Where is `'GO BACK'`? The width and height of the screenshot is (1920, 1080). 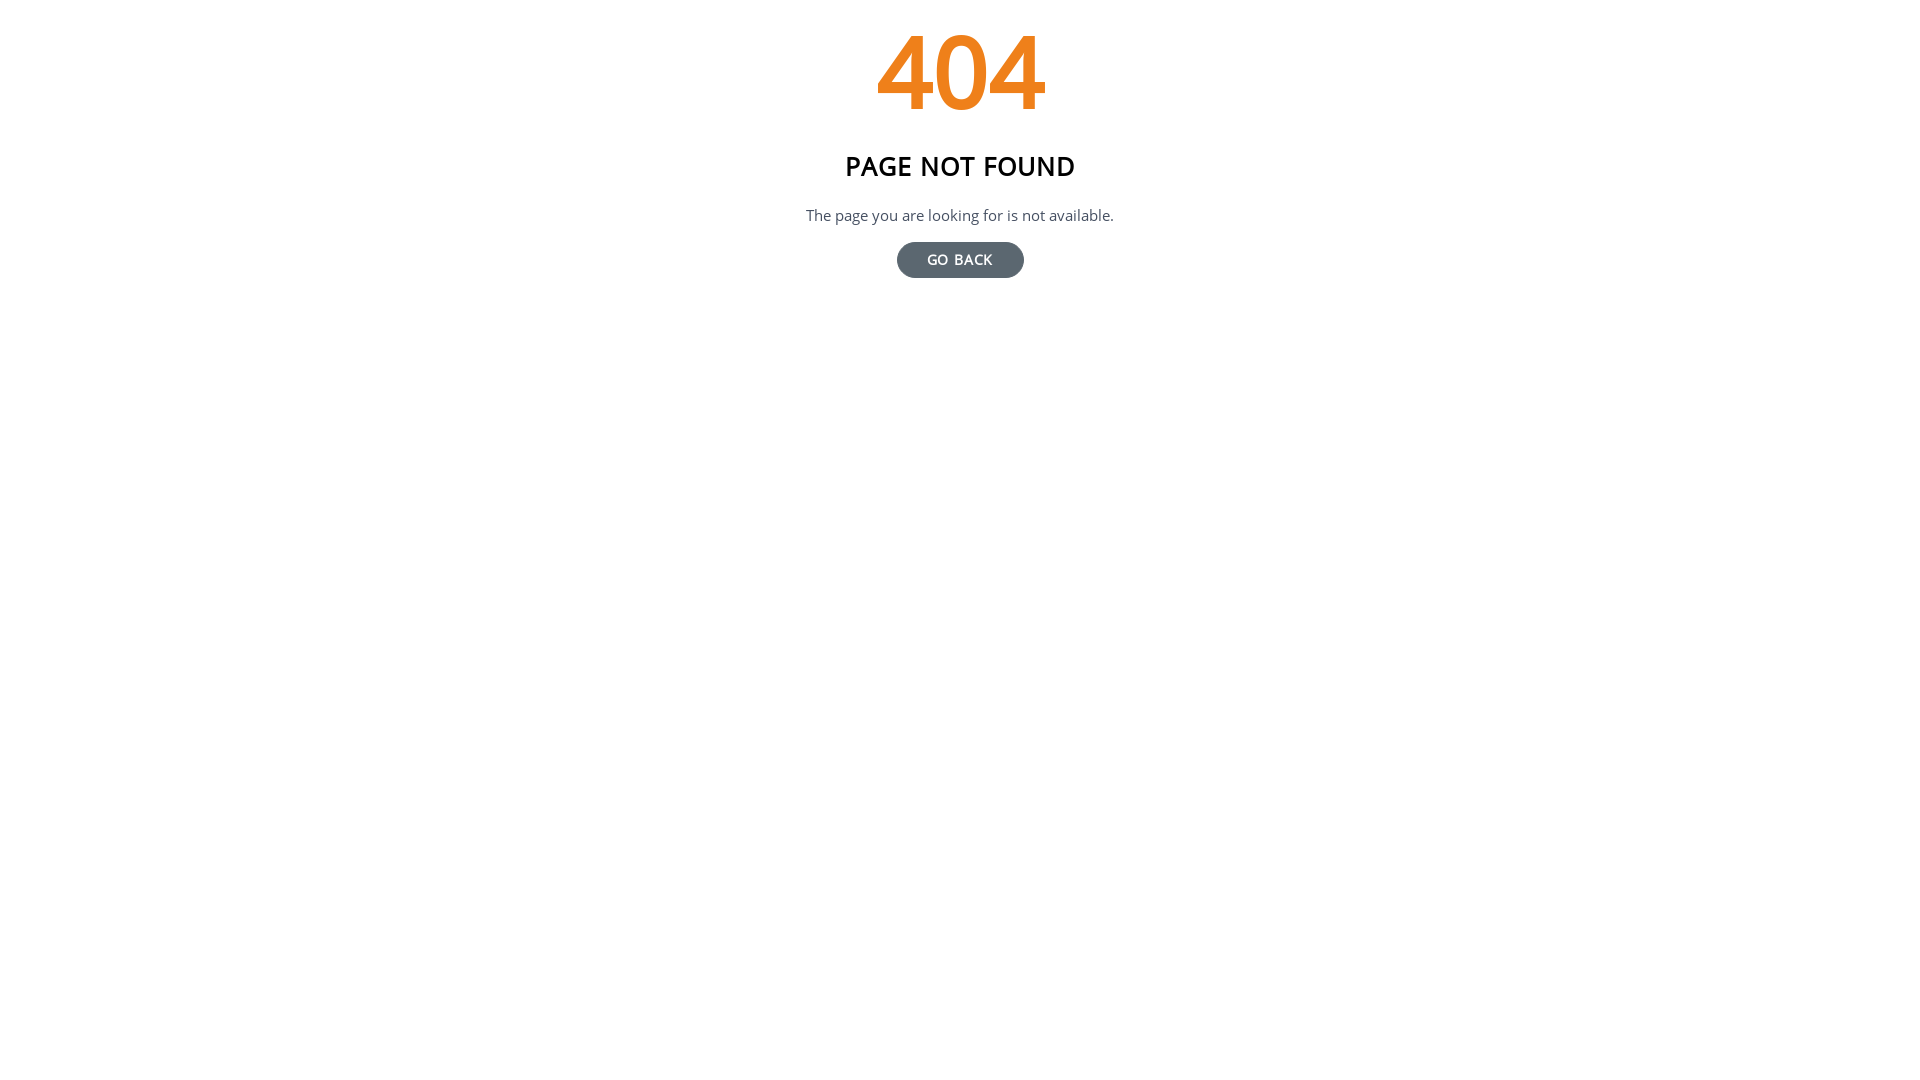
'GO BACK' is located at coordinates (960, 258).